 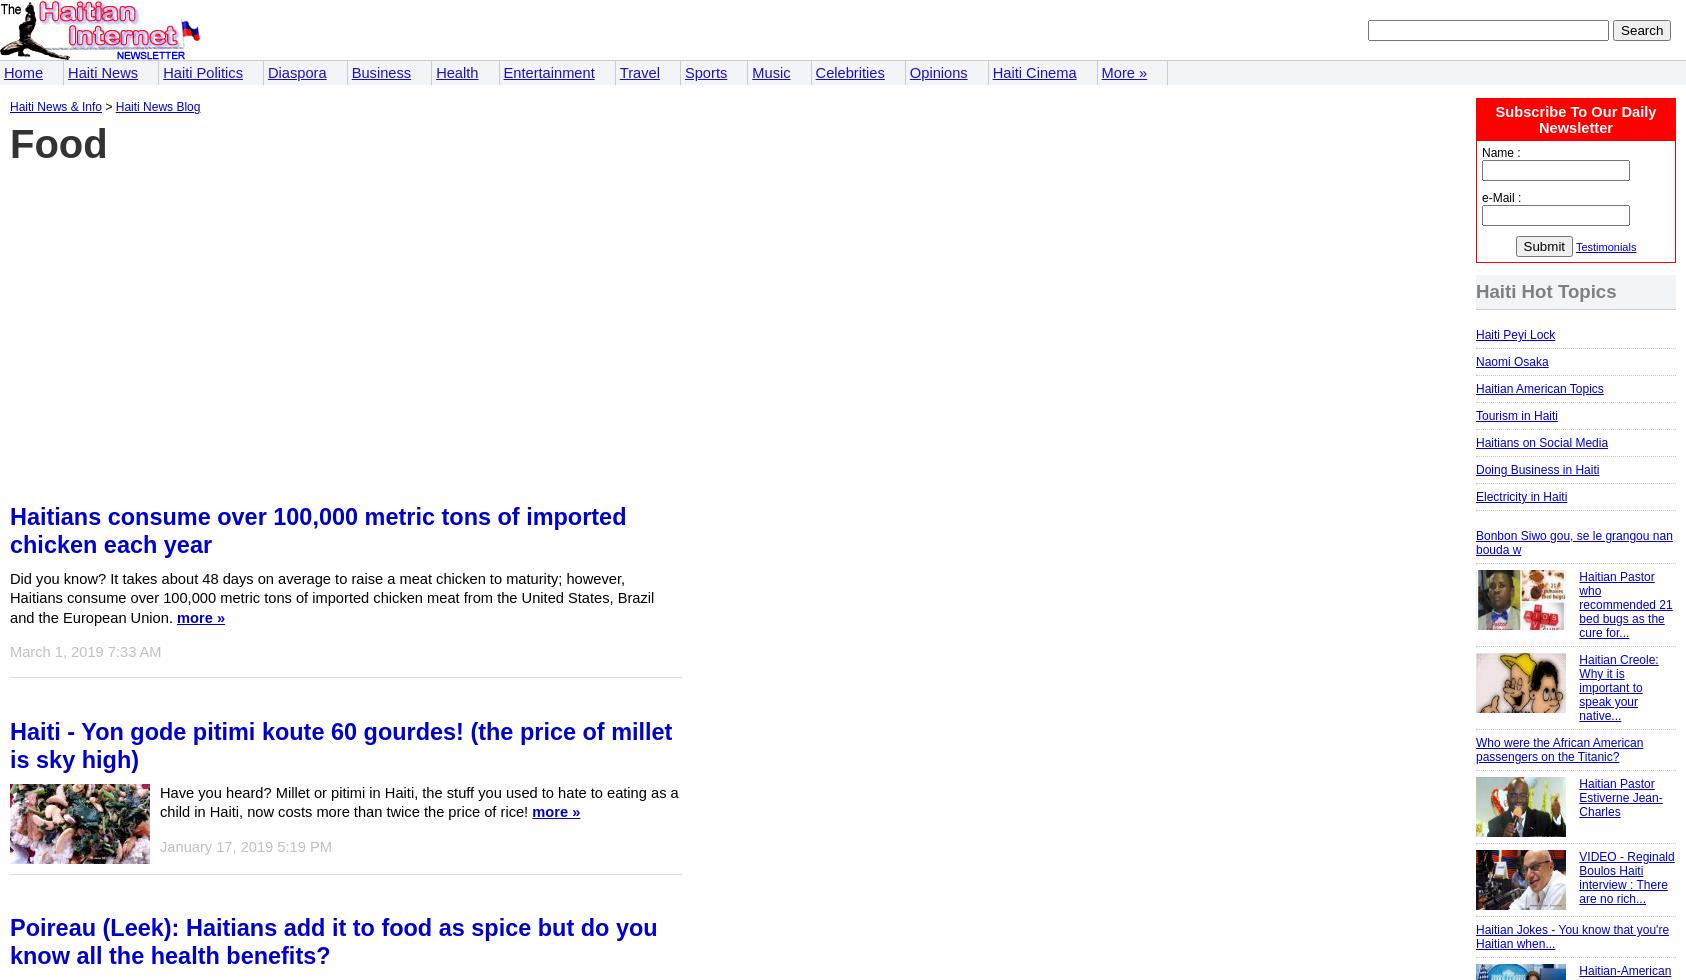 What do you see at coordinates (332, 941) in the screenshot?
I see `'Poireau (Leek): Haitians add it to food as spice but do you know all the health benefits?'` at bounding box center [332, 941].